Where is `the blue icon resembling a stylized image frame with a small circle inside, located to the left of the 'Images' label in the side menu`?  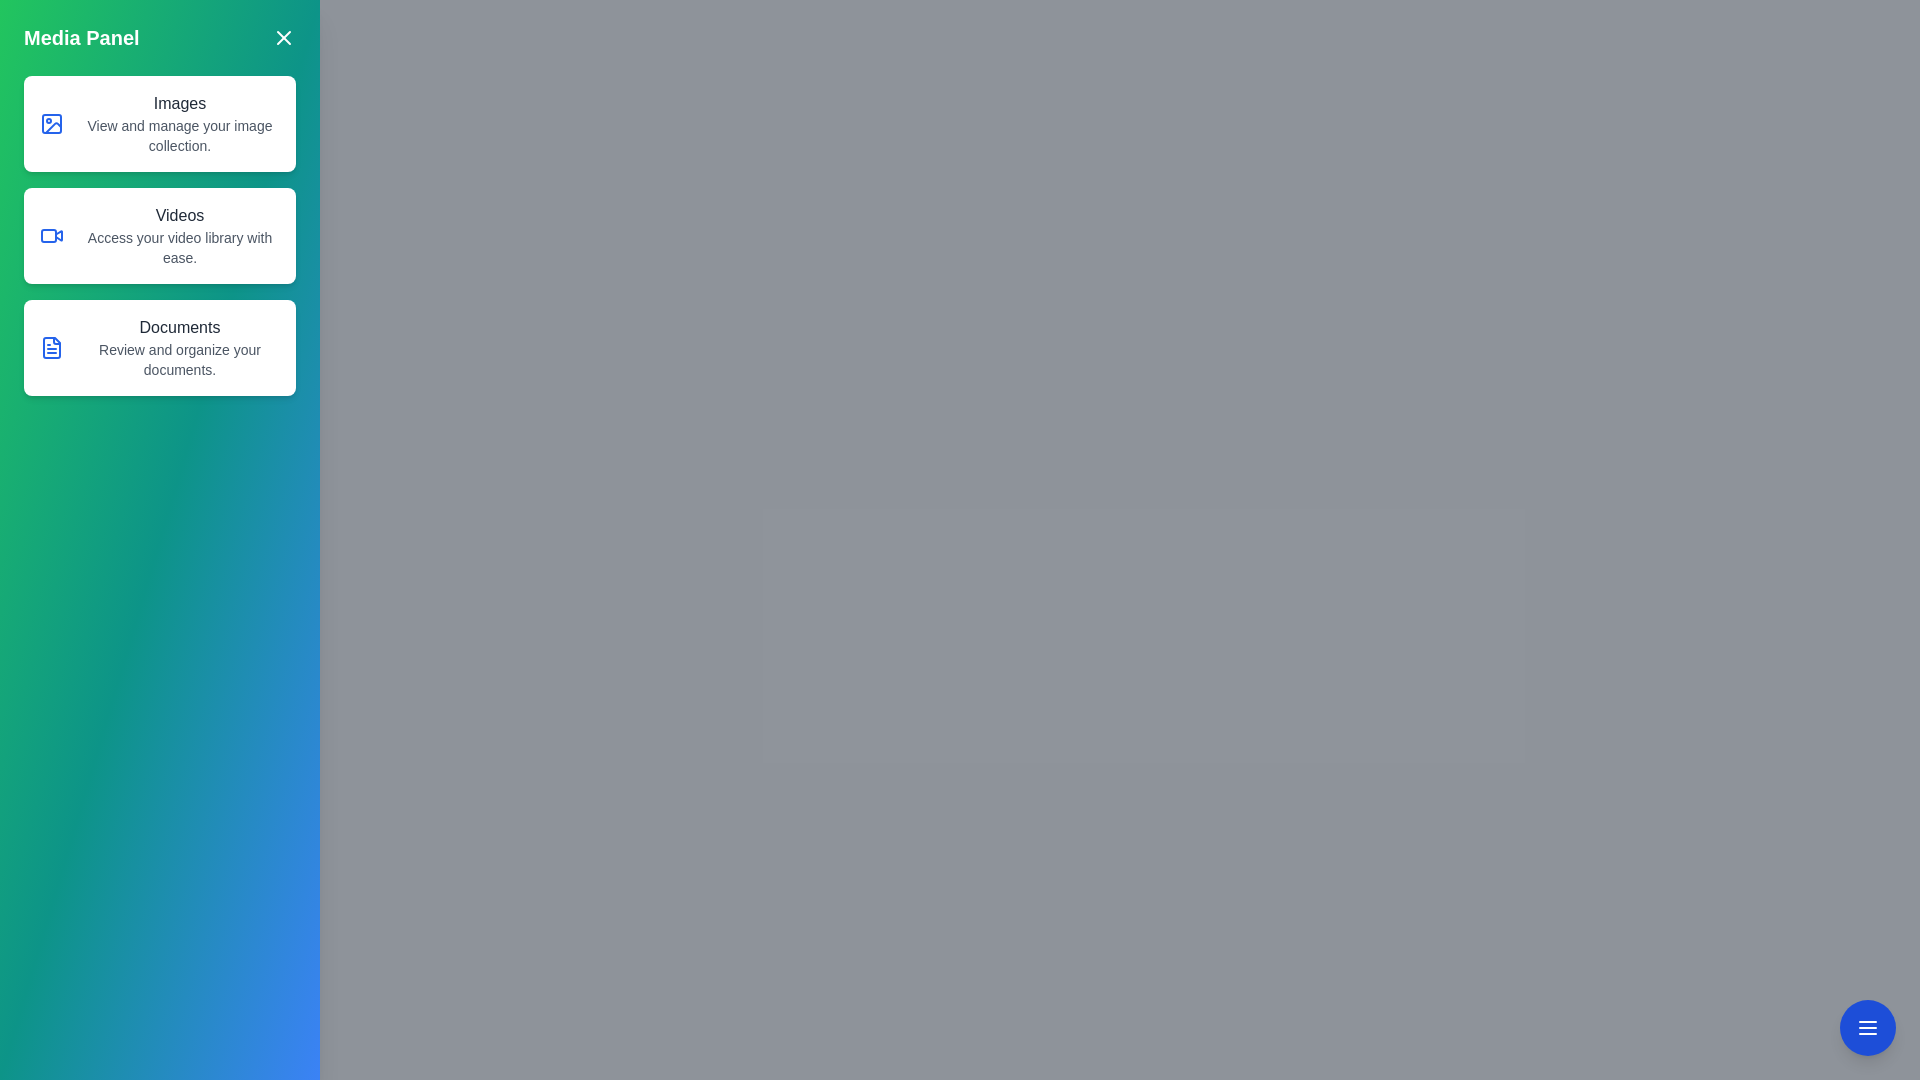 the blue icon resembling a stylized image frame with a small circle inside, located to the left of the 'Images' label in the side menu is located at coordinates (52, 123).